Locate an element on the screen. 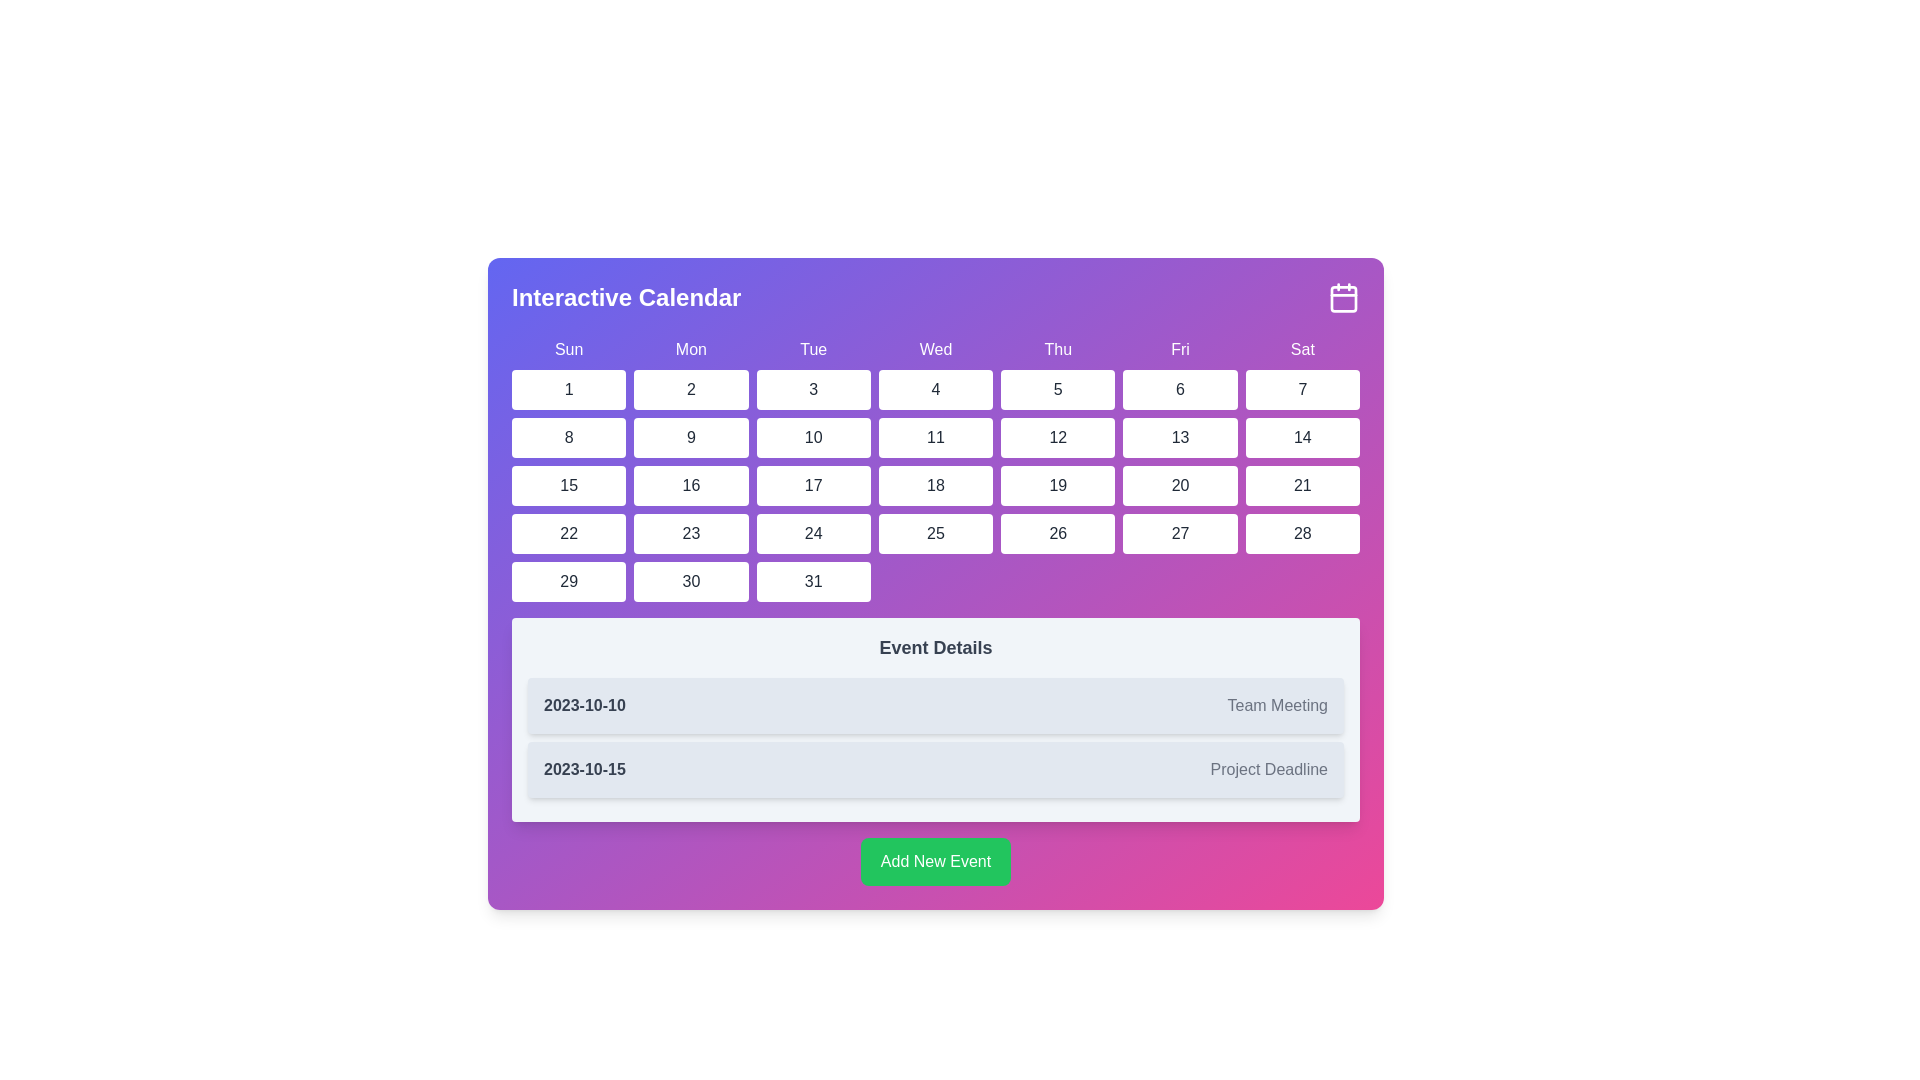 This screenshot has height=1080, width=1920. the date selection button located in the second column of the second row of the calendar is located at coordinates (568, 437).